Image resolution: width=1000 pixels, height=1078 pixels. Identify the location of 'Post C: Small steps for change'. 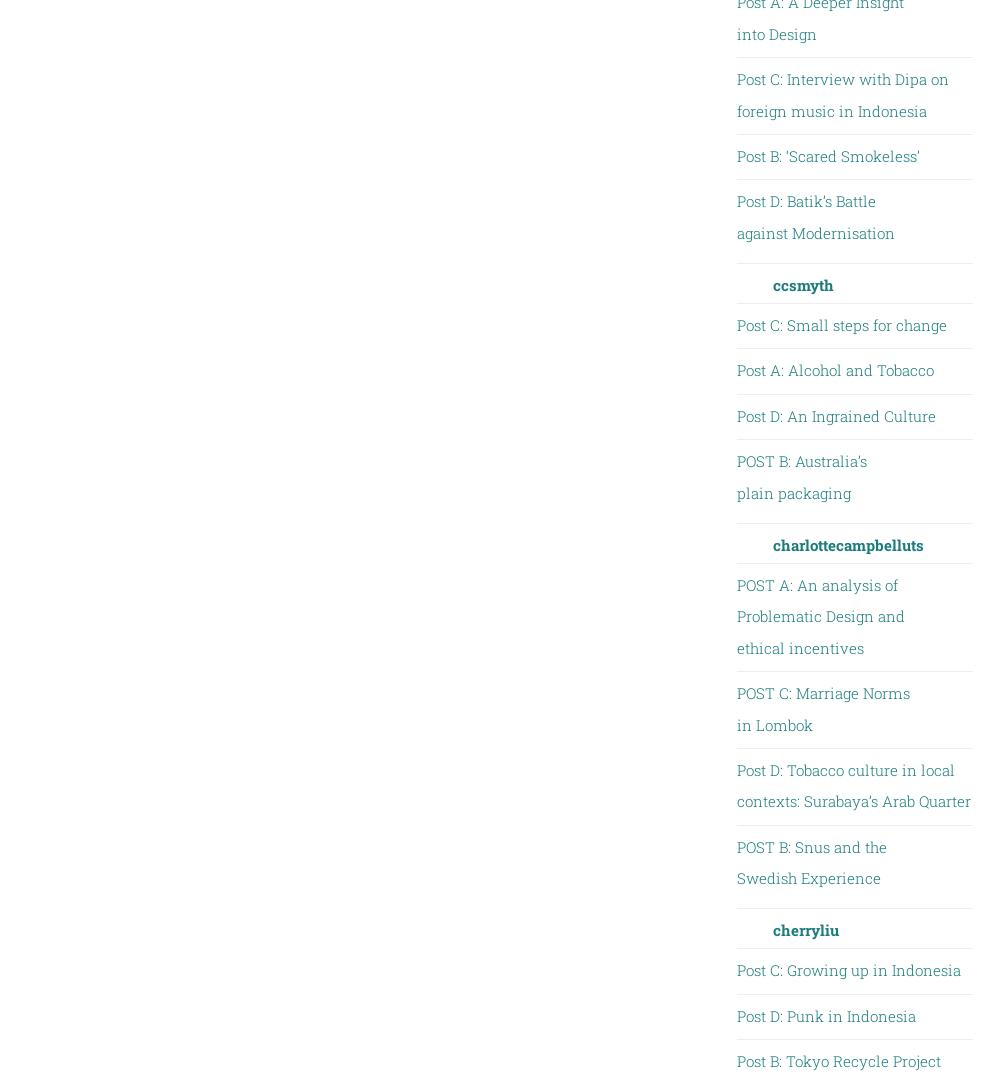
(840, 324).